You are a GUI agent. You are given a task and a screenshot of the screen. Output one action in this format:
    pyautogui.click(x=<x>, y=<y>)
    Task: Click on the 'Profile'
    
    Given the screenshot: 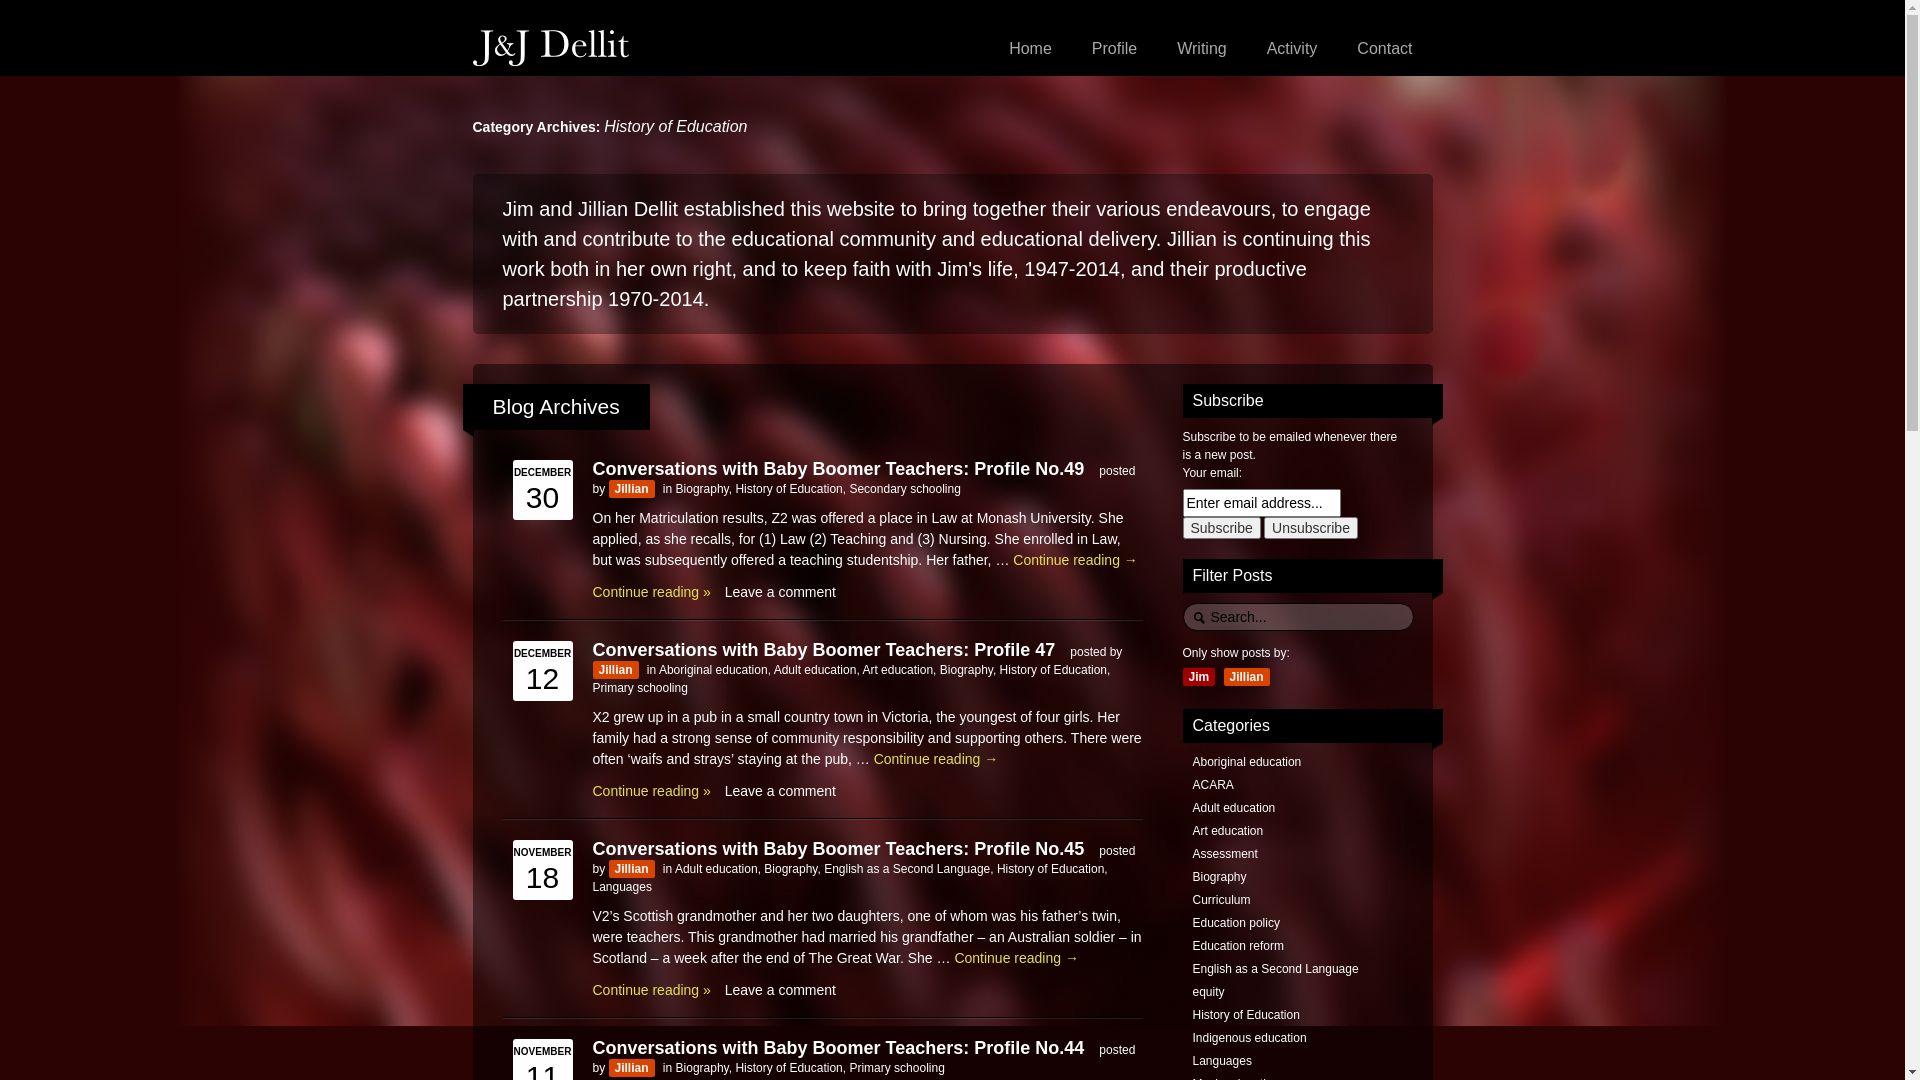 What is the action you would take?
    pyautogui.click(x=1113, y=48)
    